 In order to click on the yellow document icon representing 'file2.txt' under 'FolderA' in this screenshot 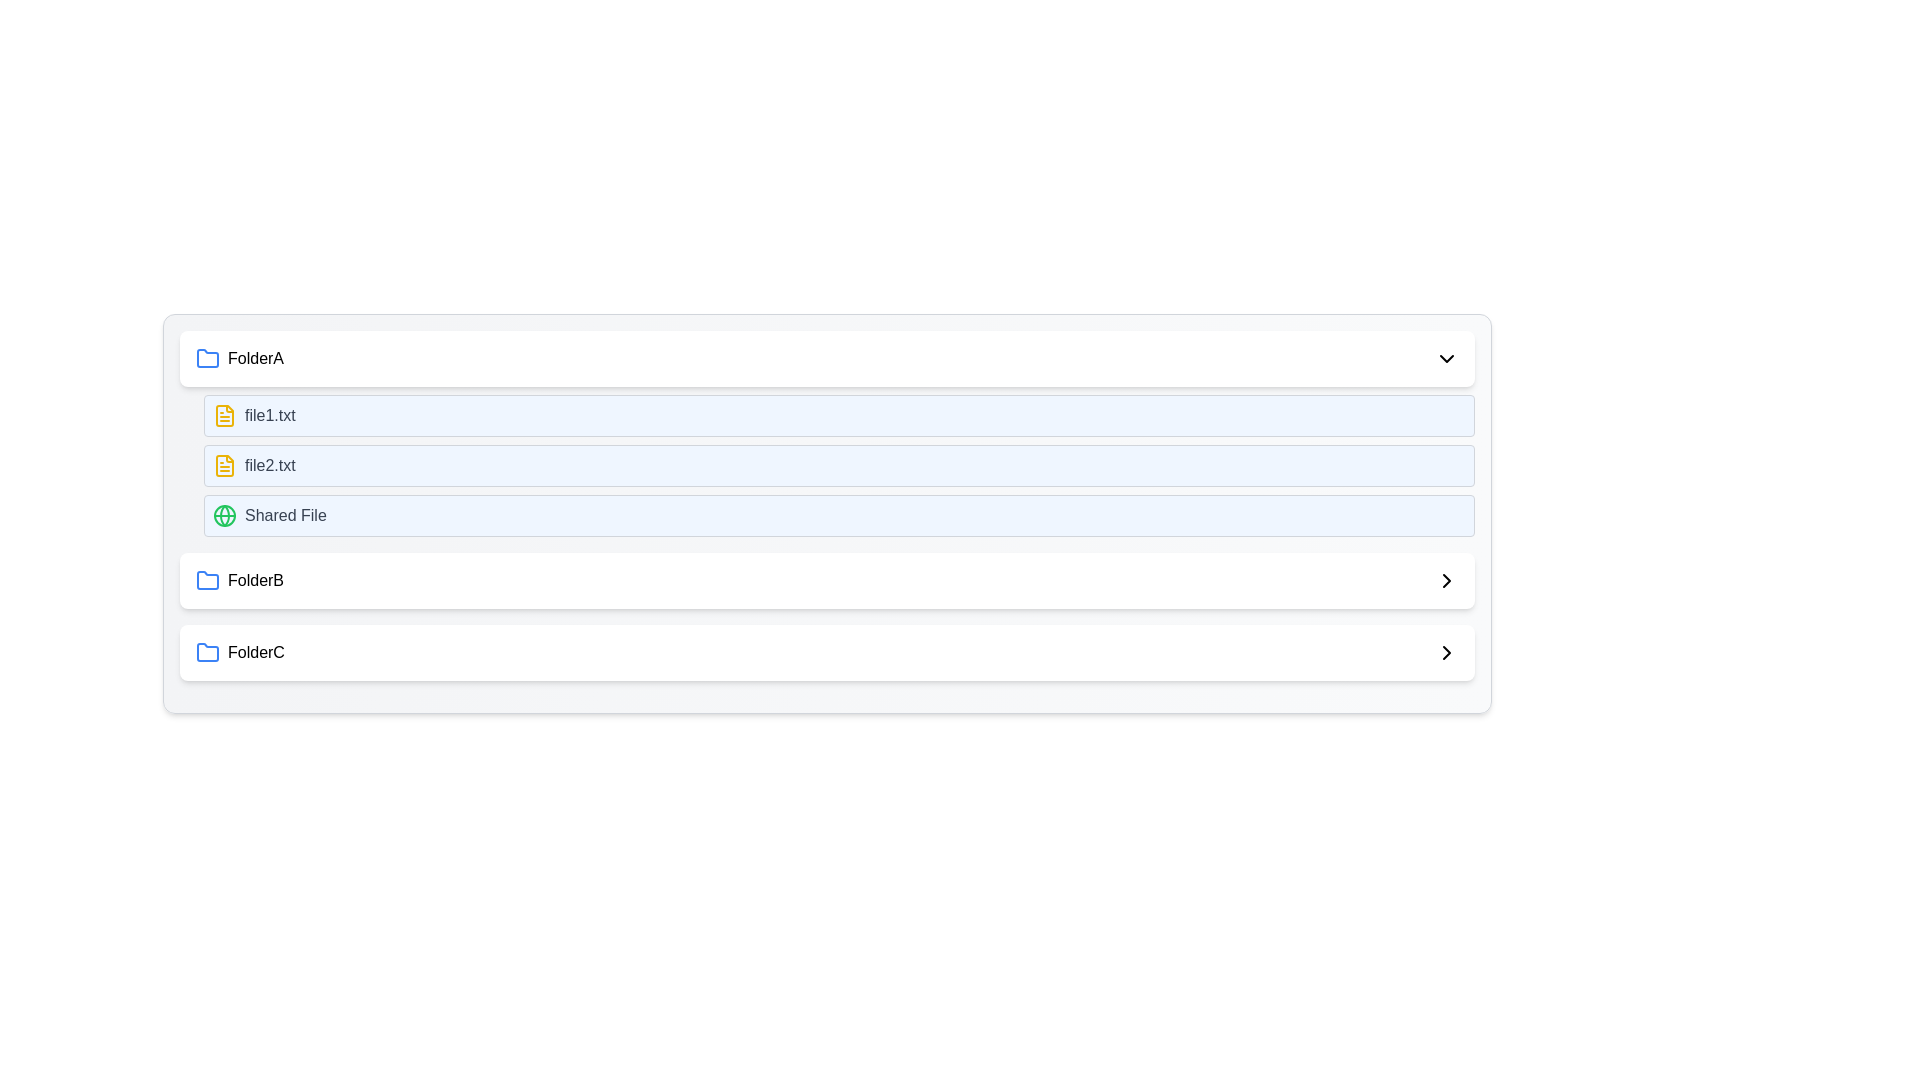, I will do `click(225, 415)`.